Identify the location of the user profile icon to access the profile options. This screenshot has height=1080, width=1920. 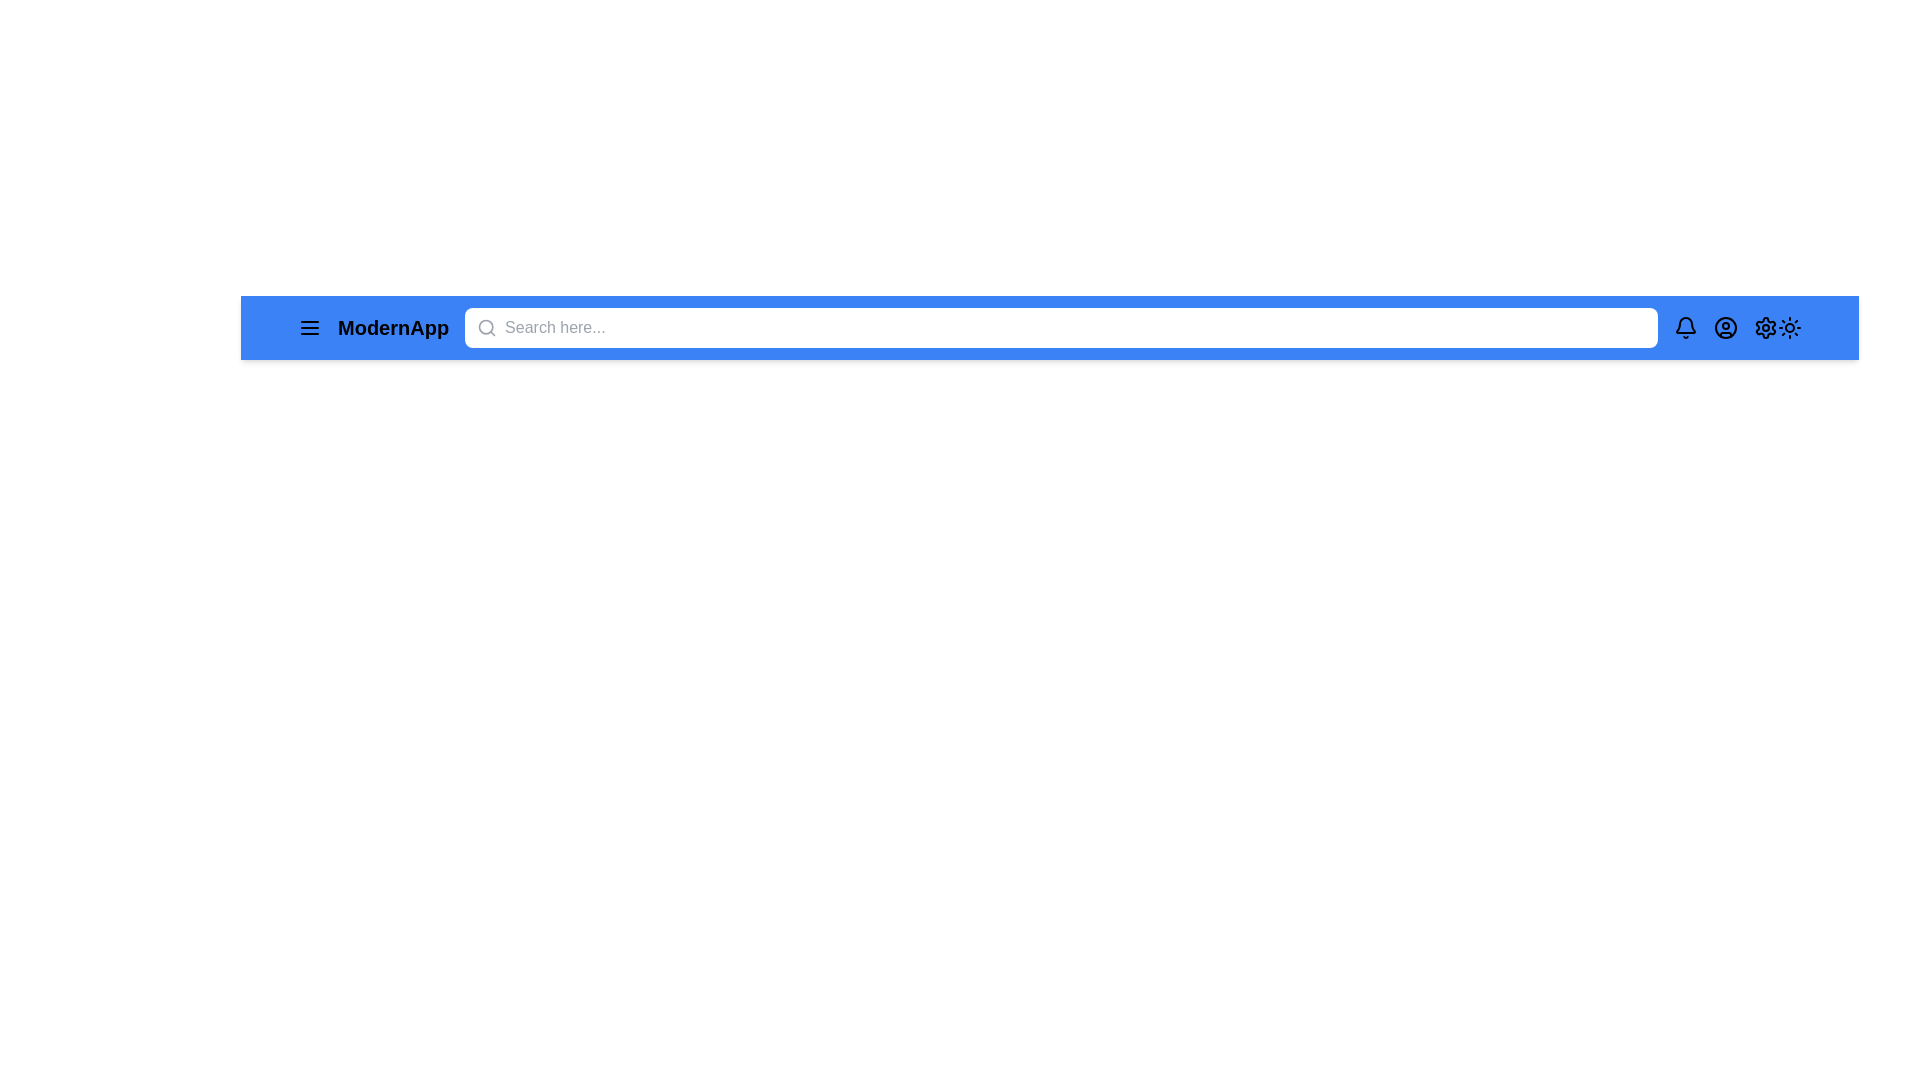
(1725, 326).